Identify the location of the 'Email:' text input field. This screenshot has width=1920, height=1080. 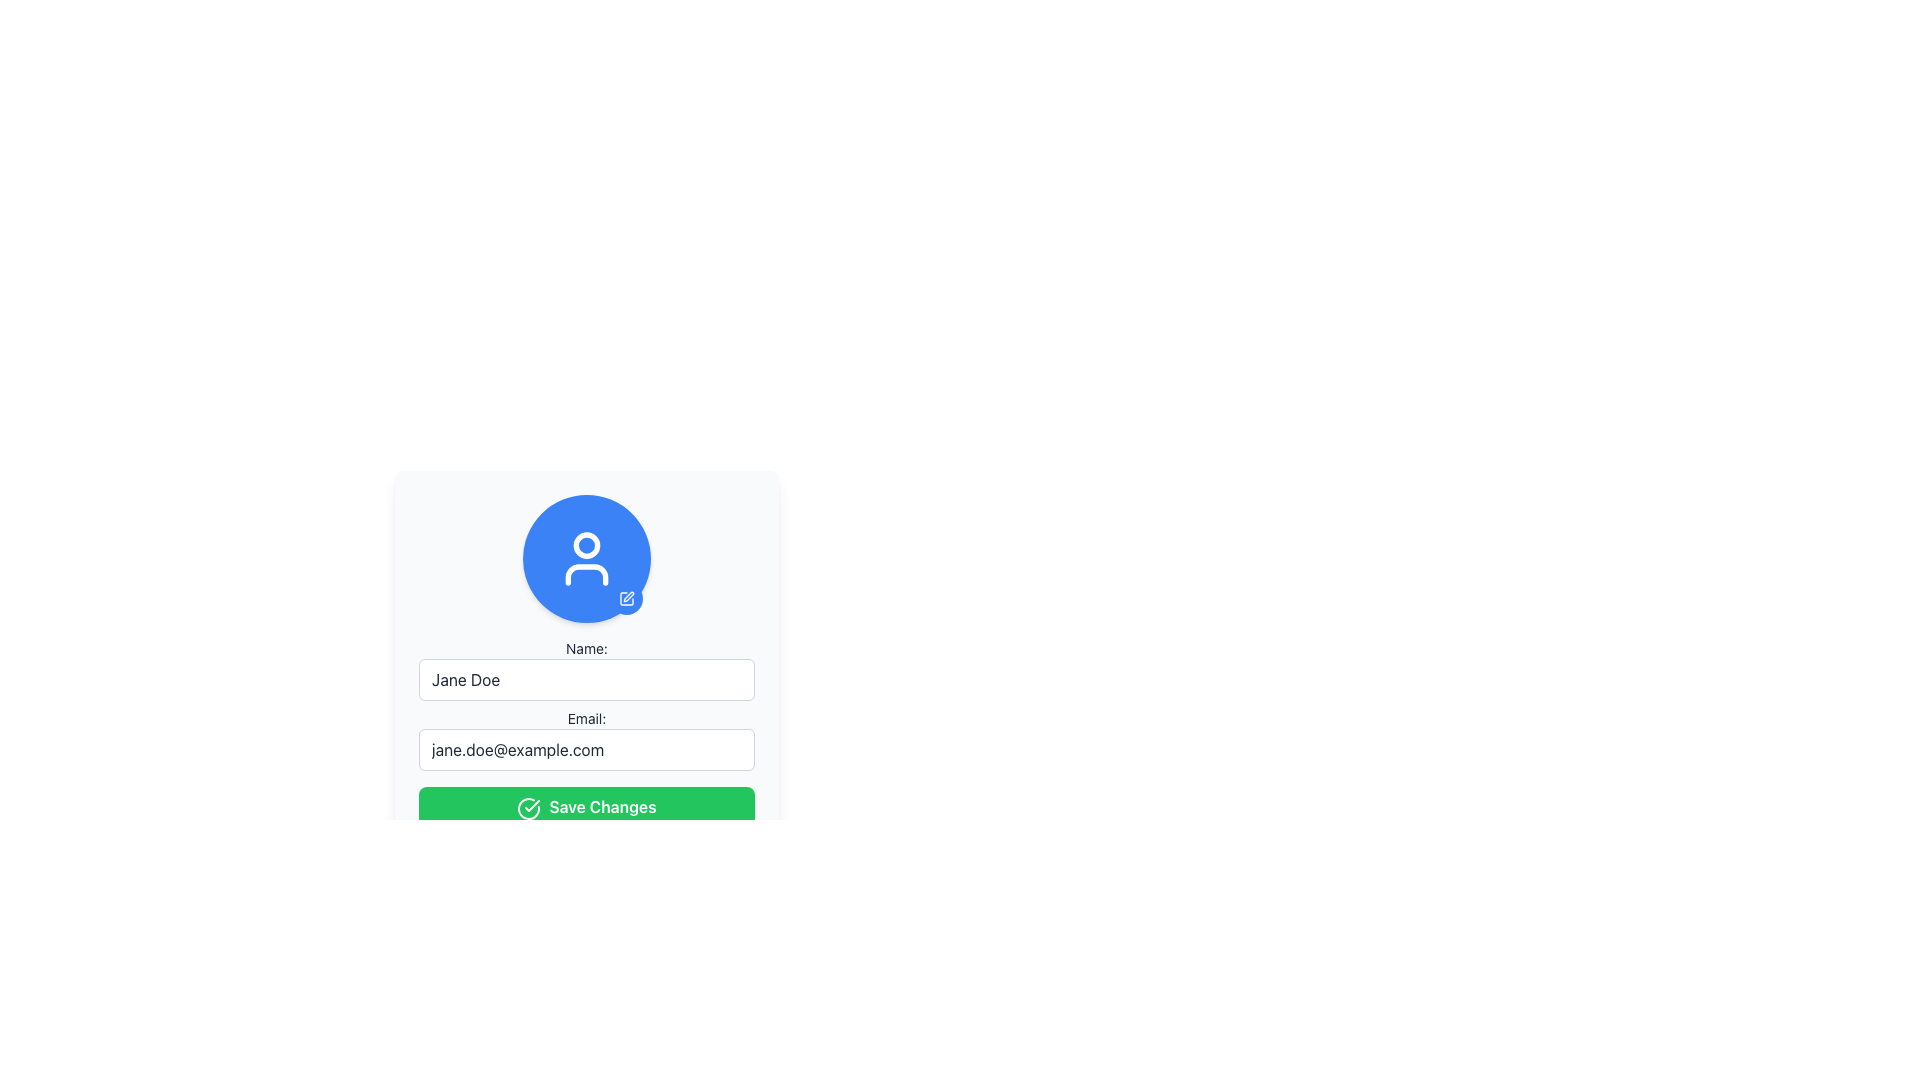
(585, 740).